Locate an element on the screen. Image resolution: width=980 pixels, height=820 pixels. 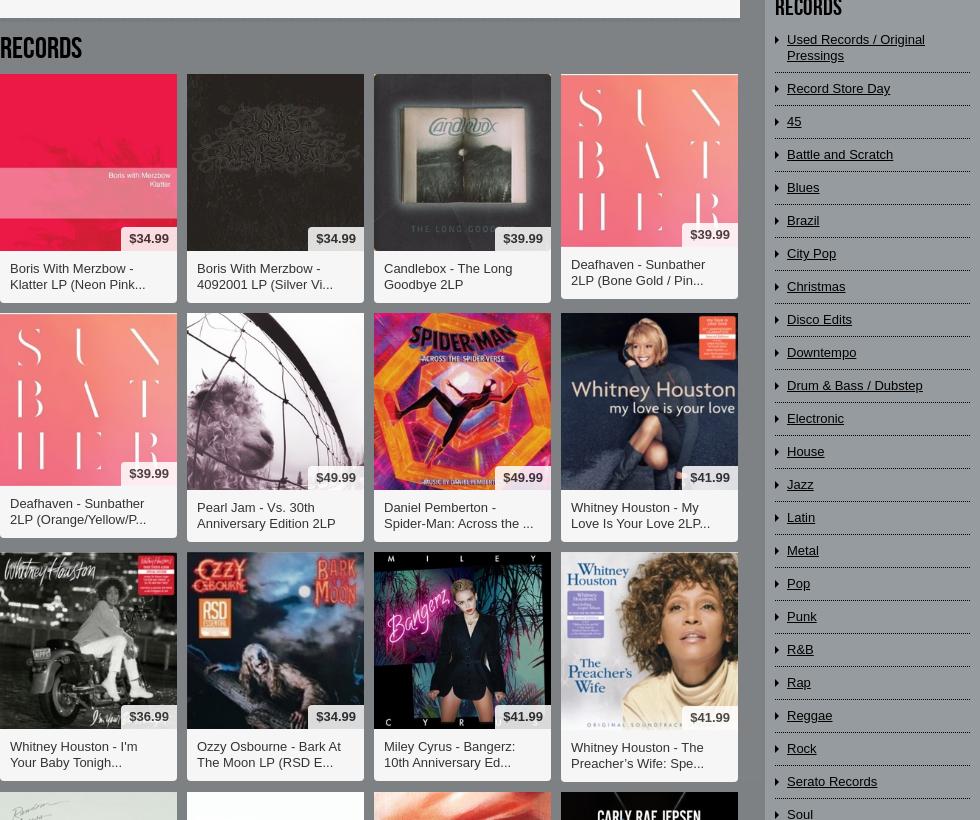
'Reggae' is located at coordinates (809, 715).